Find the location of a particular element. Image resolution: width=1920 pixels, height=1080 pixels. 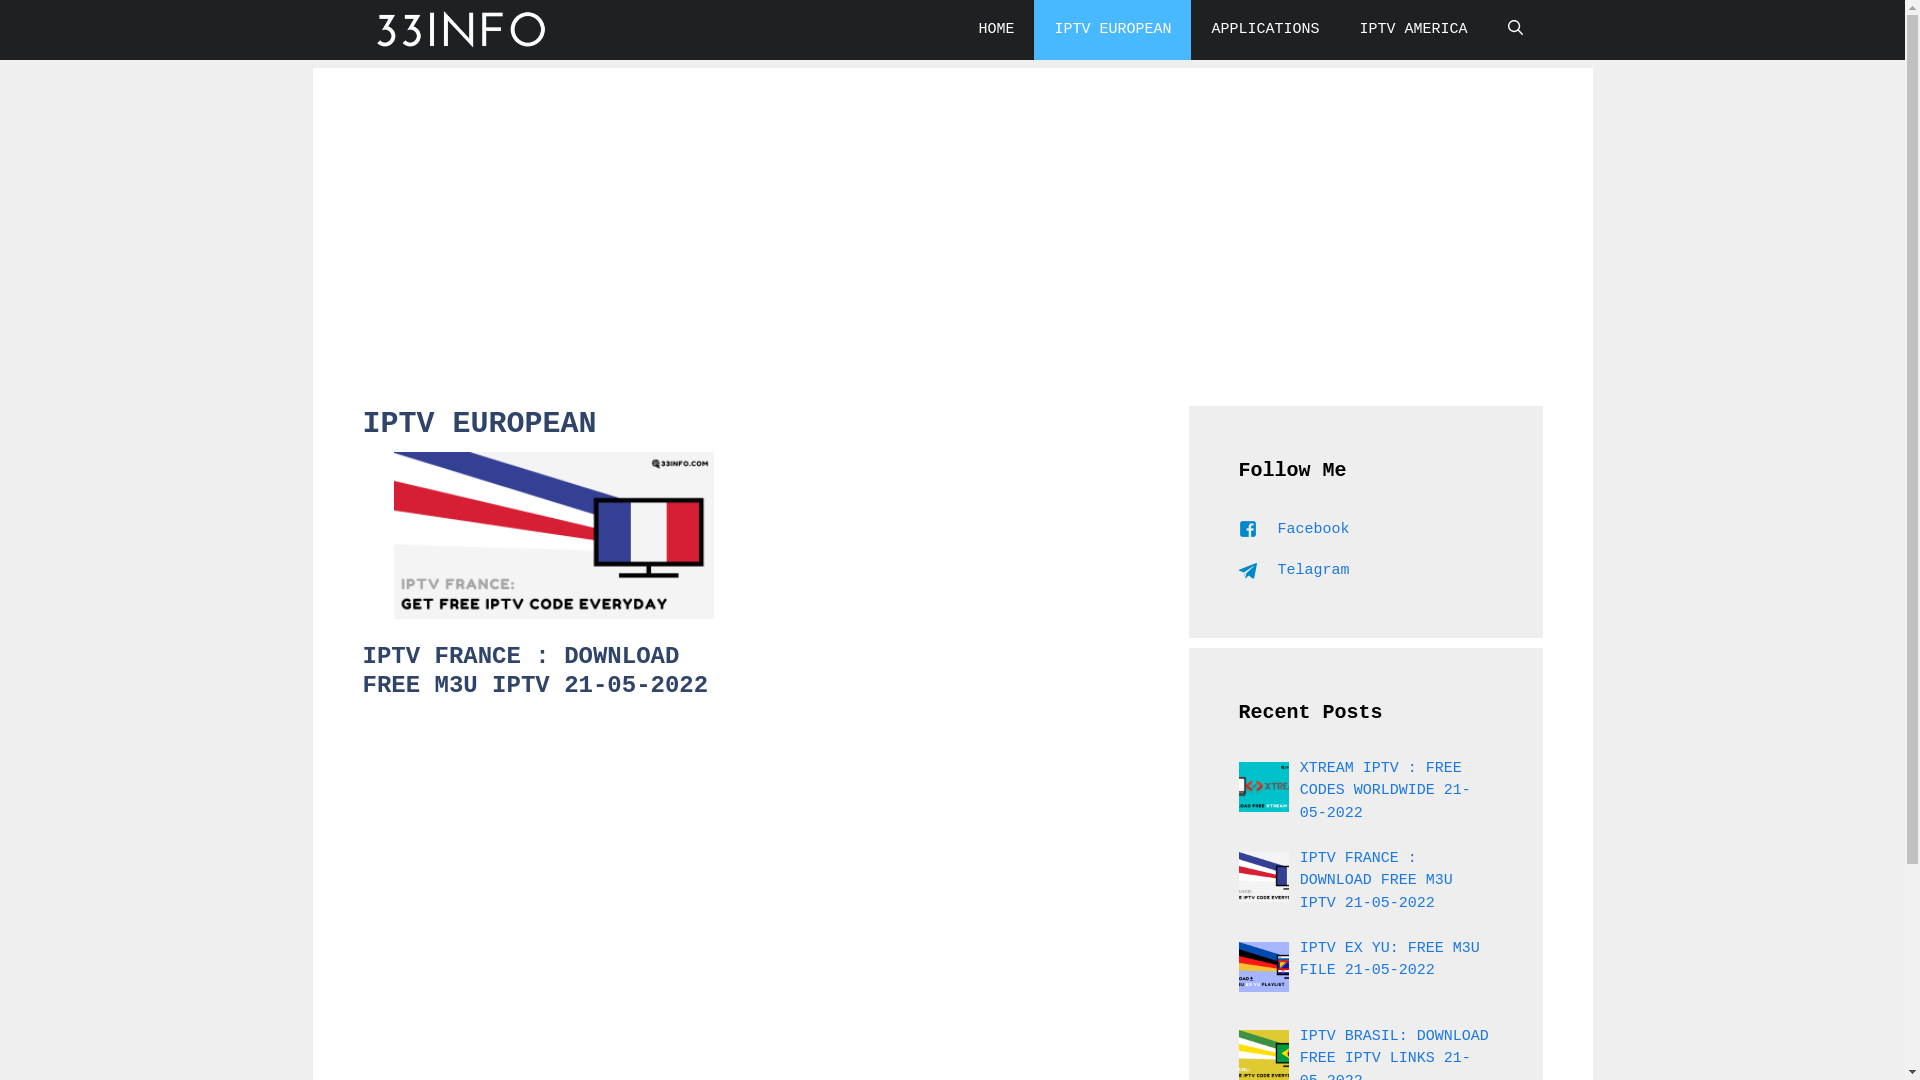

'HOME' is located at coordinates (996, 30).